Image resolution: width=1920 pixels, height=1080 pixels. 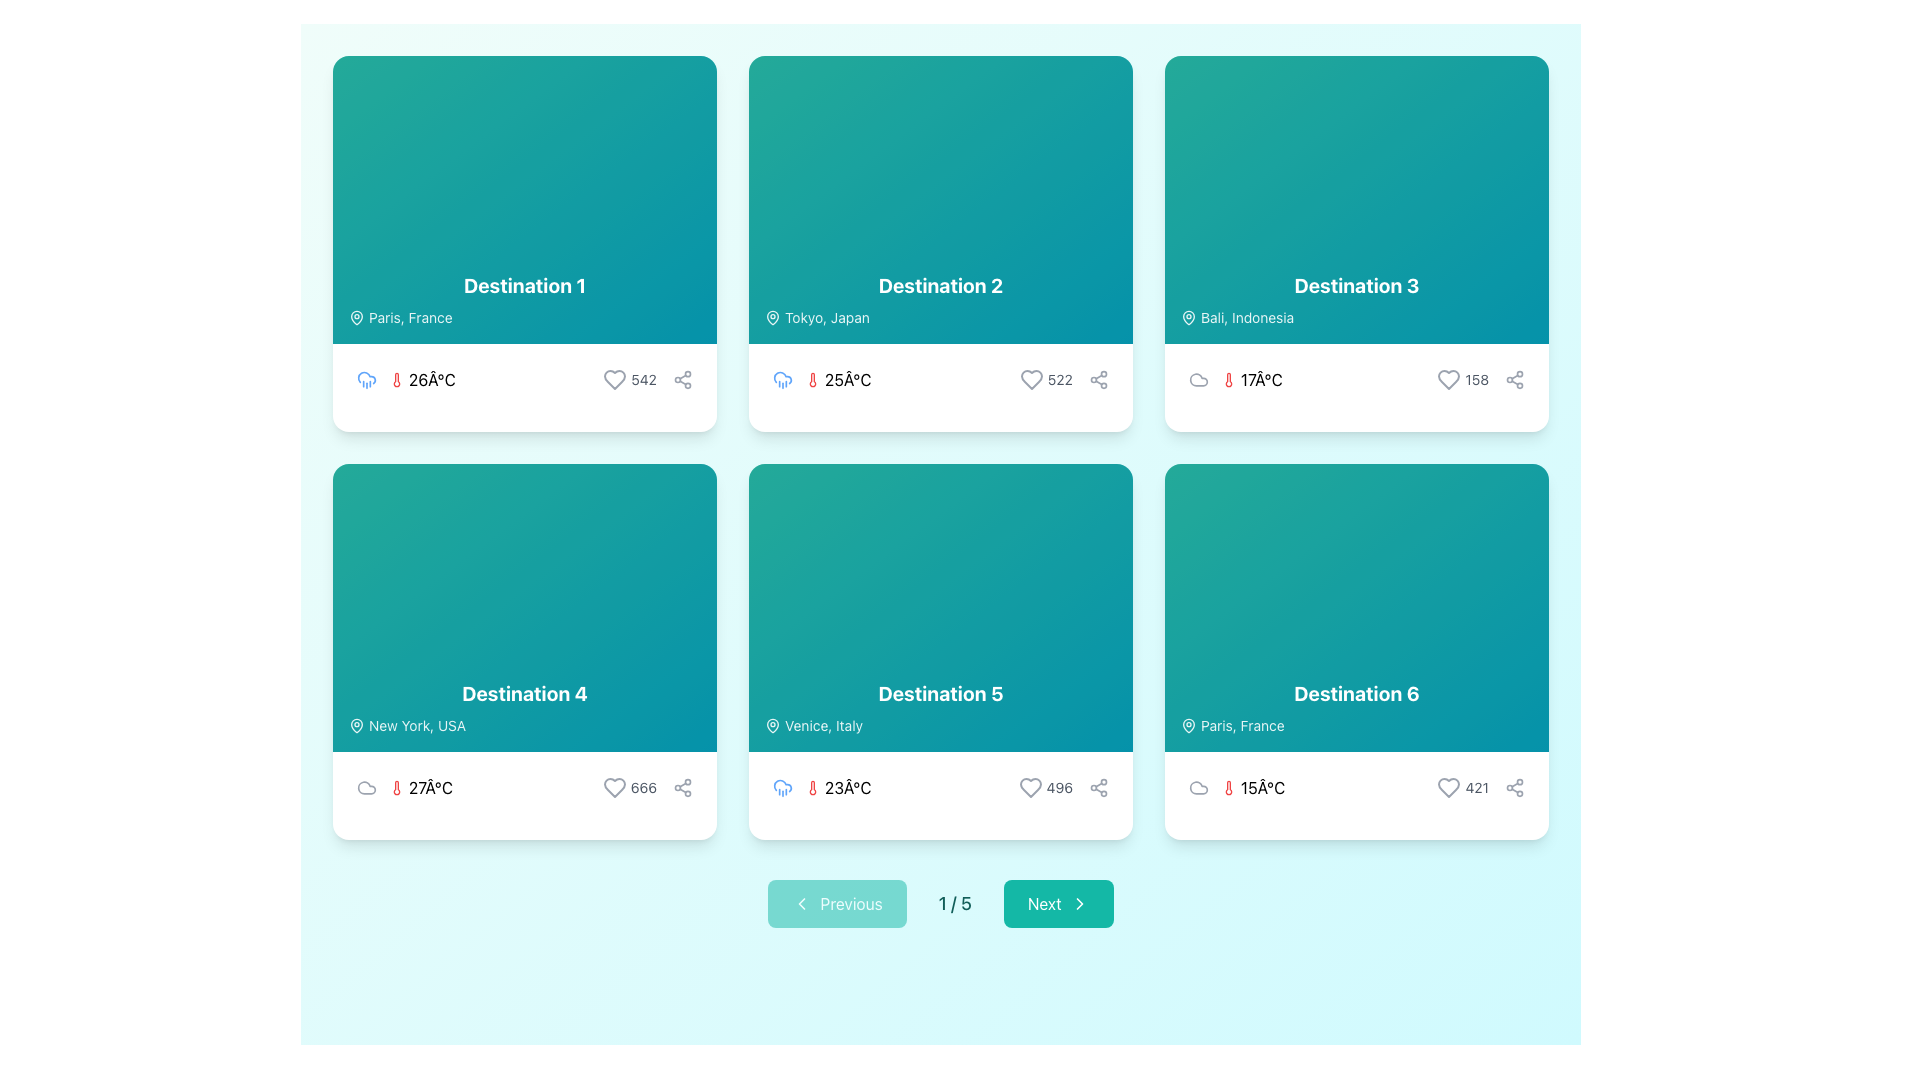 I want to click on the informational card displaying details about 'Destination 4, New York, USA', which is the first card in the second row of the grid layout, so click(x=524, y=607).